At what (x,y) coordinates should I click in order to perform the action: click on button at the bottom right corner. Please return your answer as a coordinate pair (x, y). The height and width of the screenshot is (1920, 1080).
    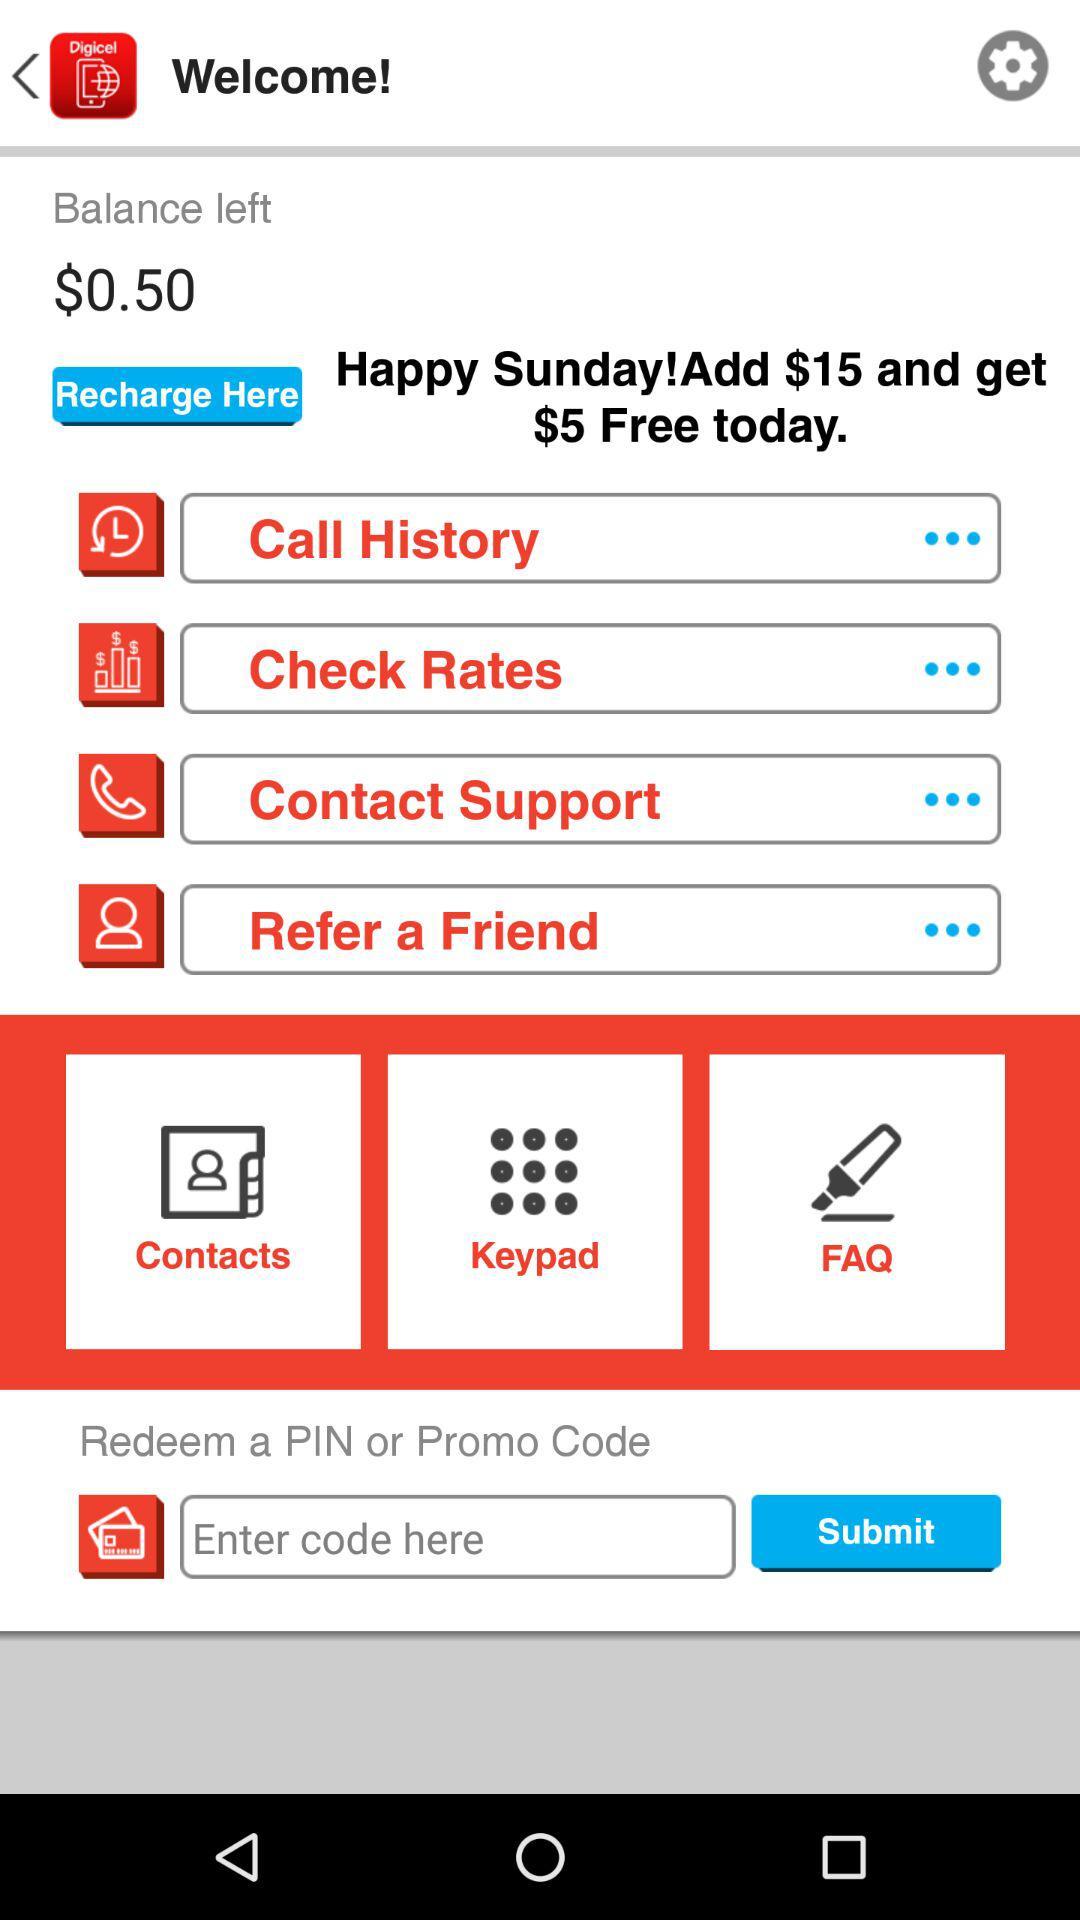
    Looking at the image, I should click on (875, 1532).